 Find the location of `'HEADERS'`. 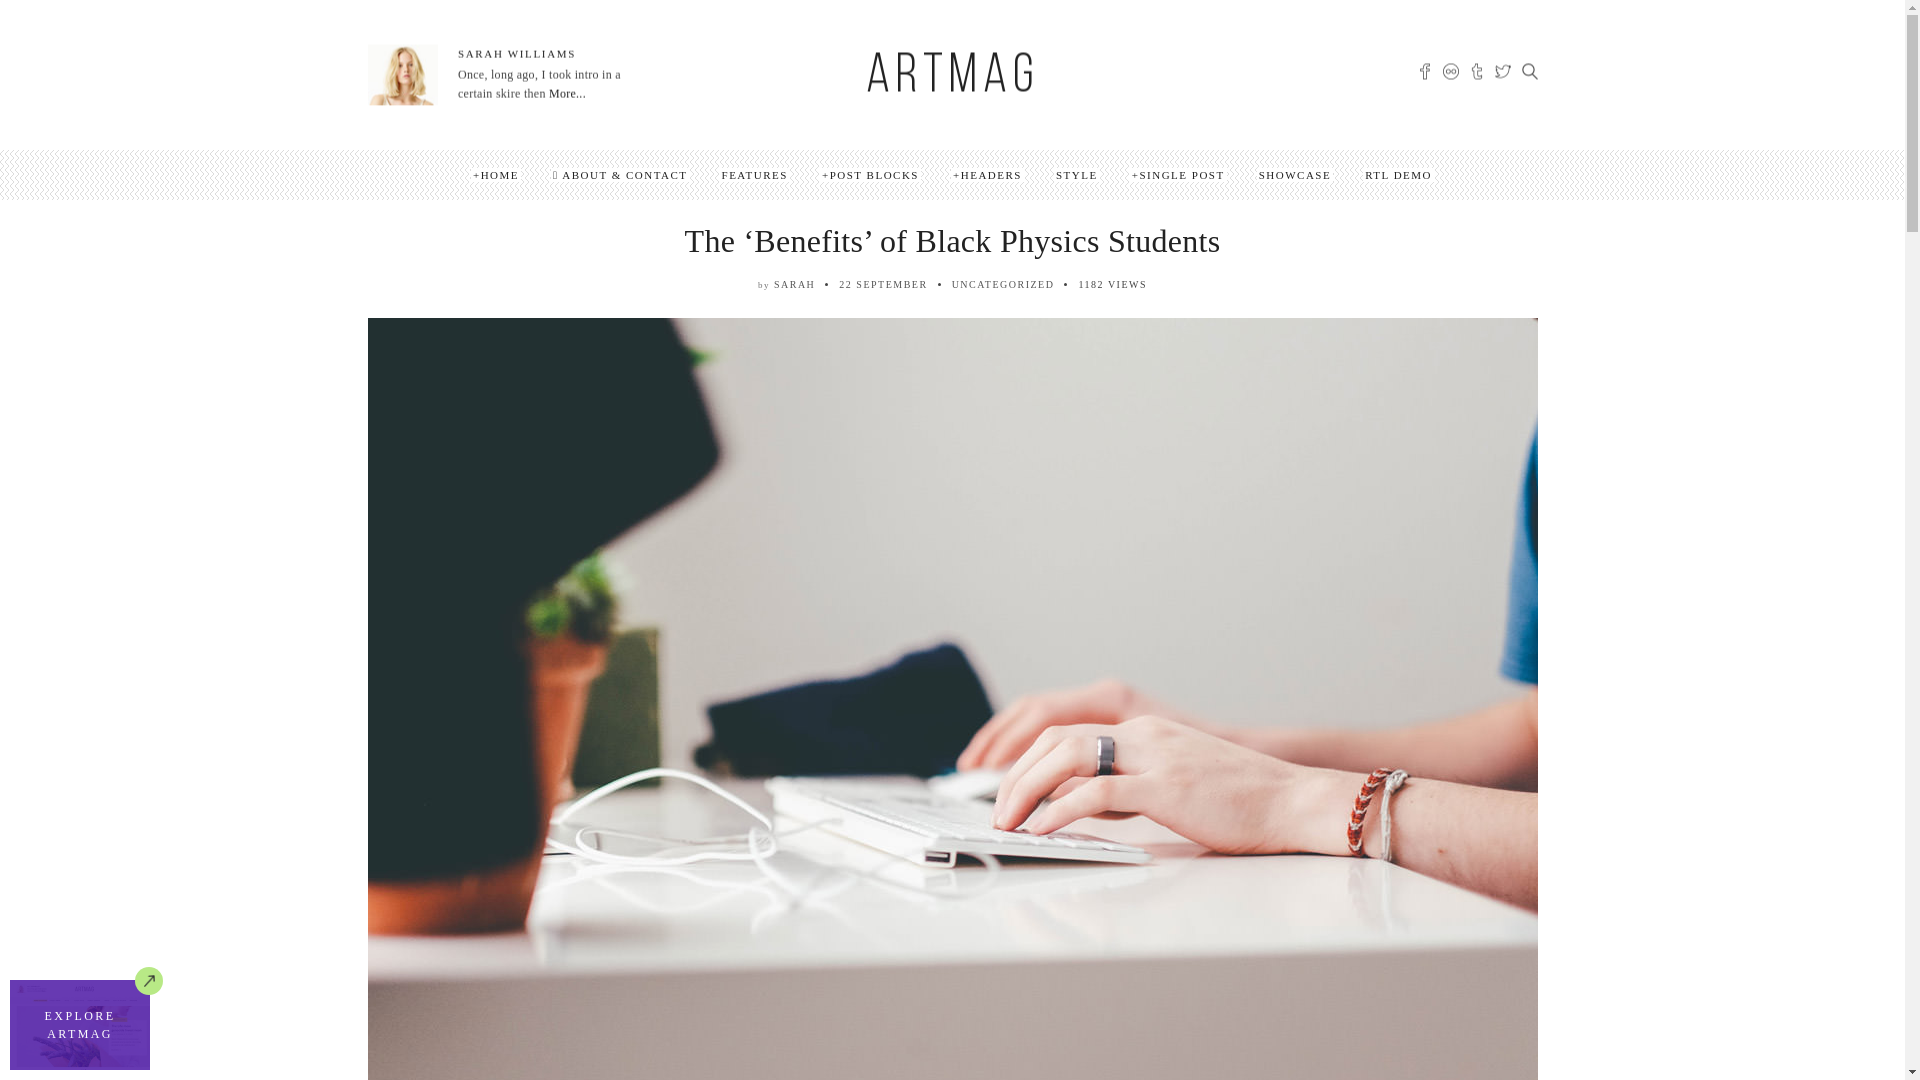

'HEADERS' is located at coordinates (949, 173).